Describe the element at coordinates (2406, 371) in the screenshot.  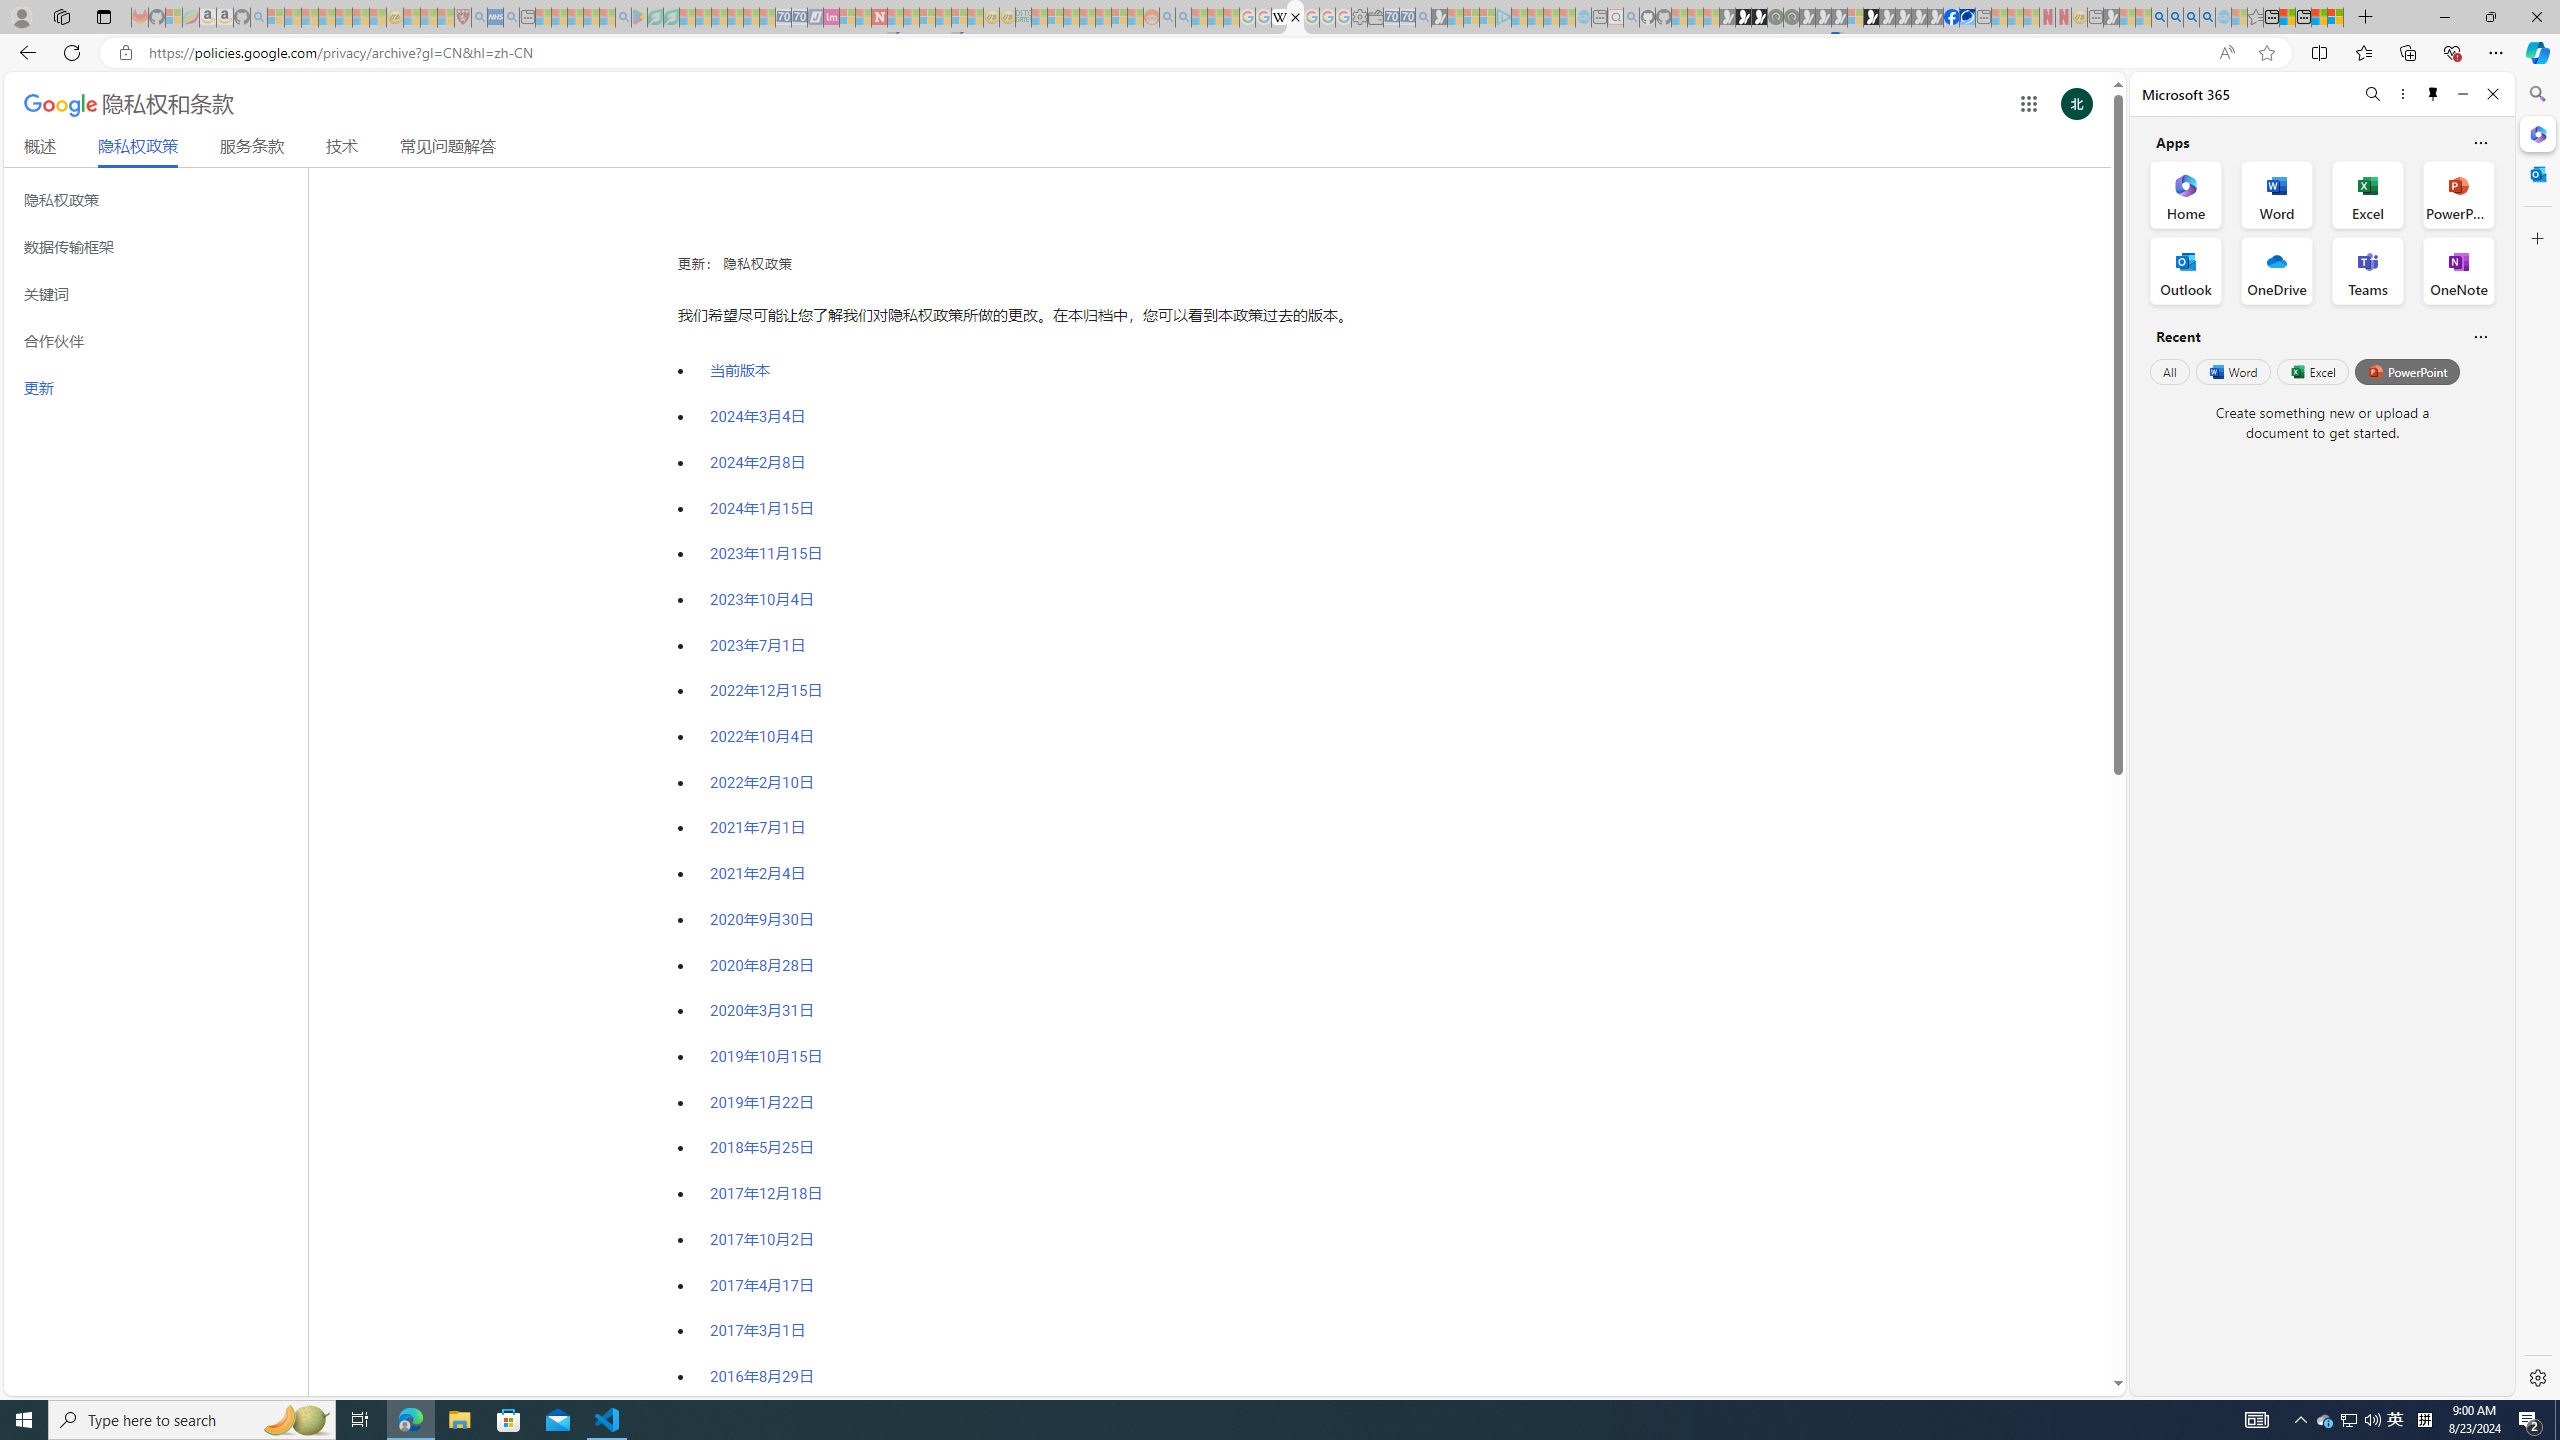
I see `'PowerPoint'` at that location.